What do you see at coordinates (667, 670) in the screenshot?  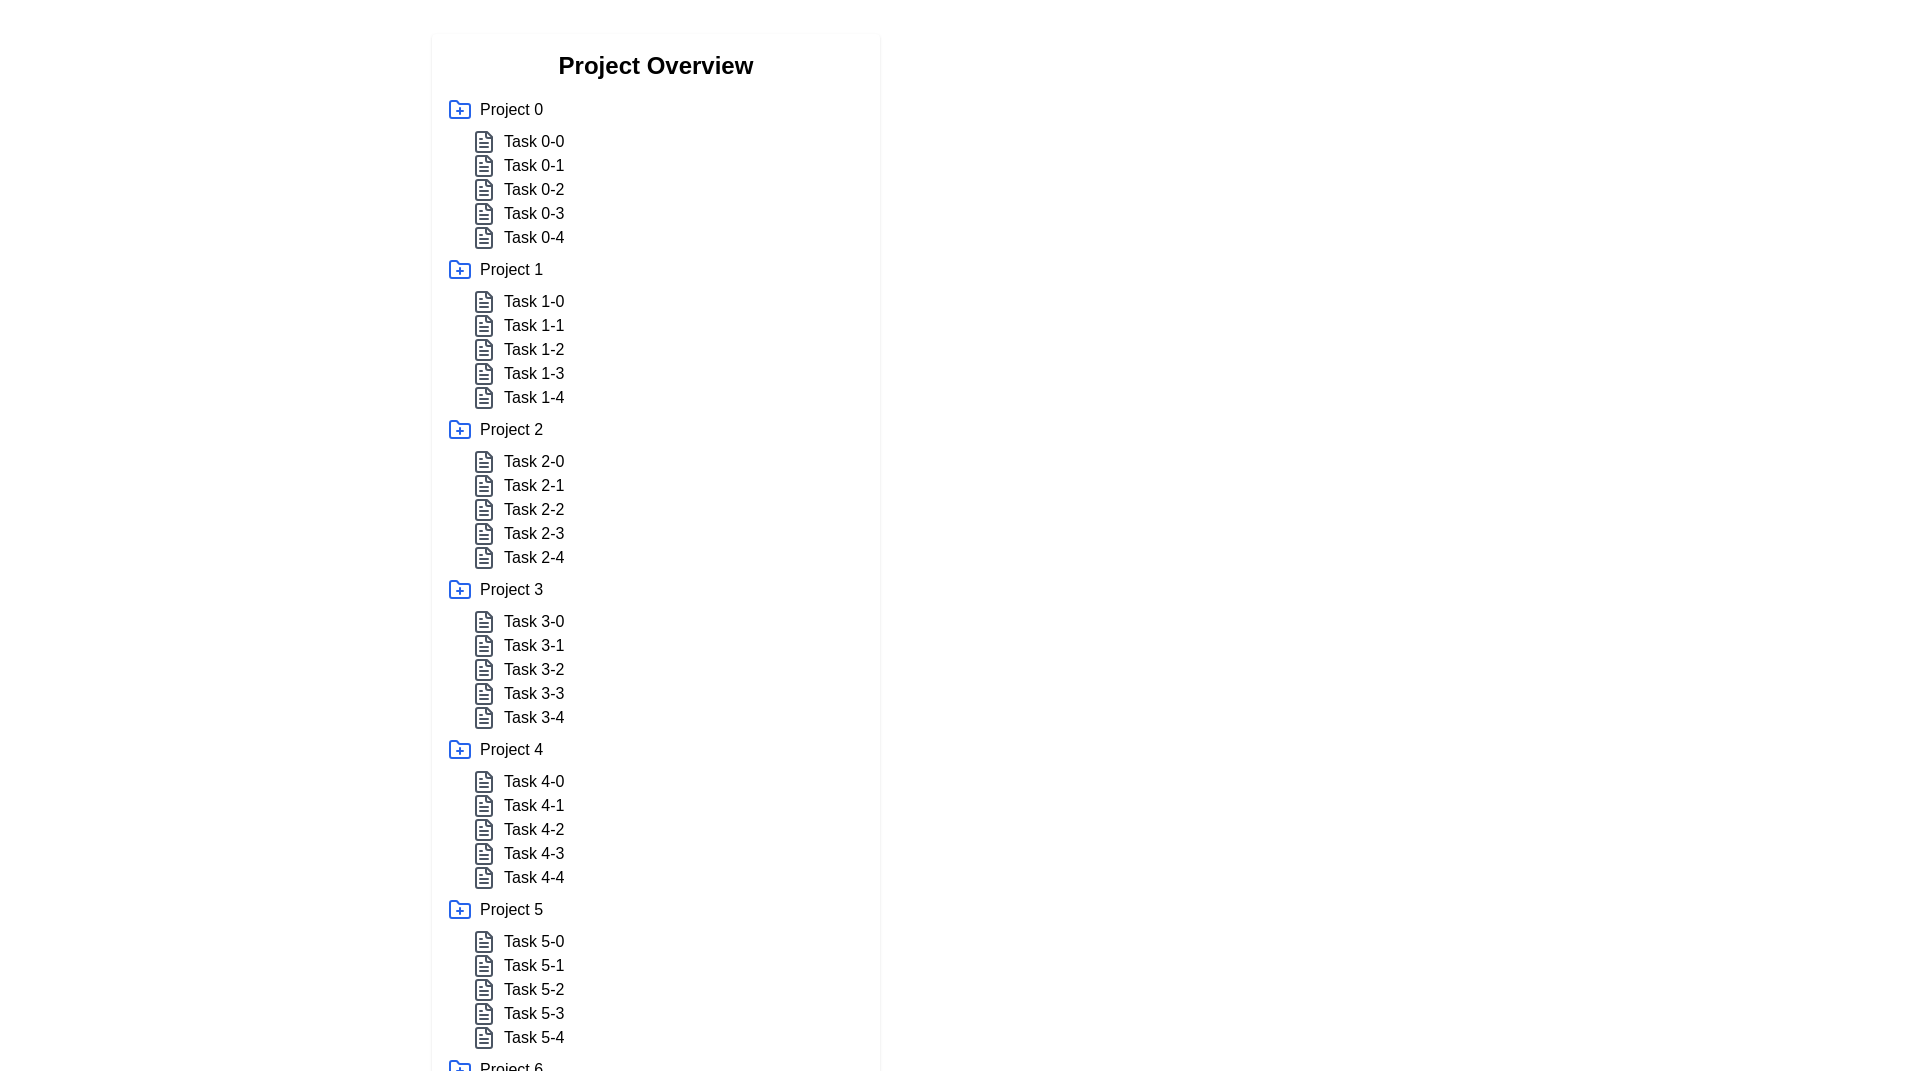 I see `the third list item under 'Project 3'` at bounding box center [667, 670].